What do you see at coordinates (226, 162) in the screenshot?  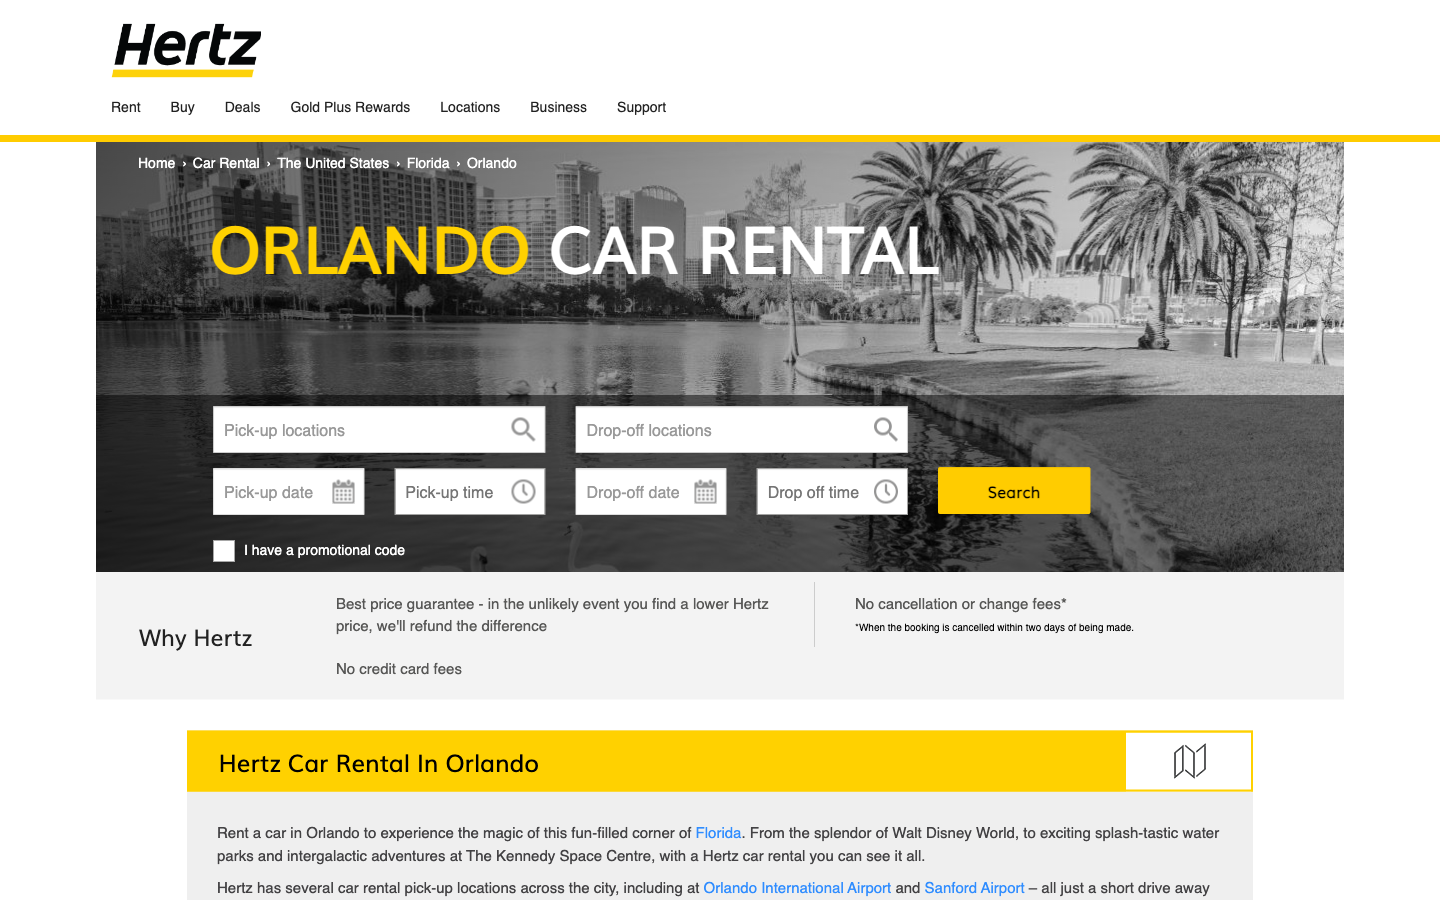 I see `Redirects to car rental` at bounding box center [226, 162].